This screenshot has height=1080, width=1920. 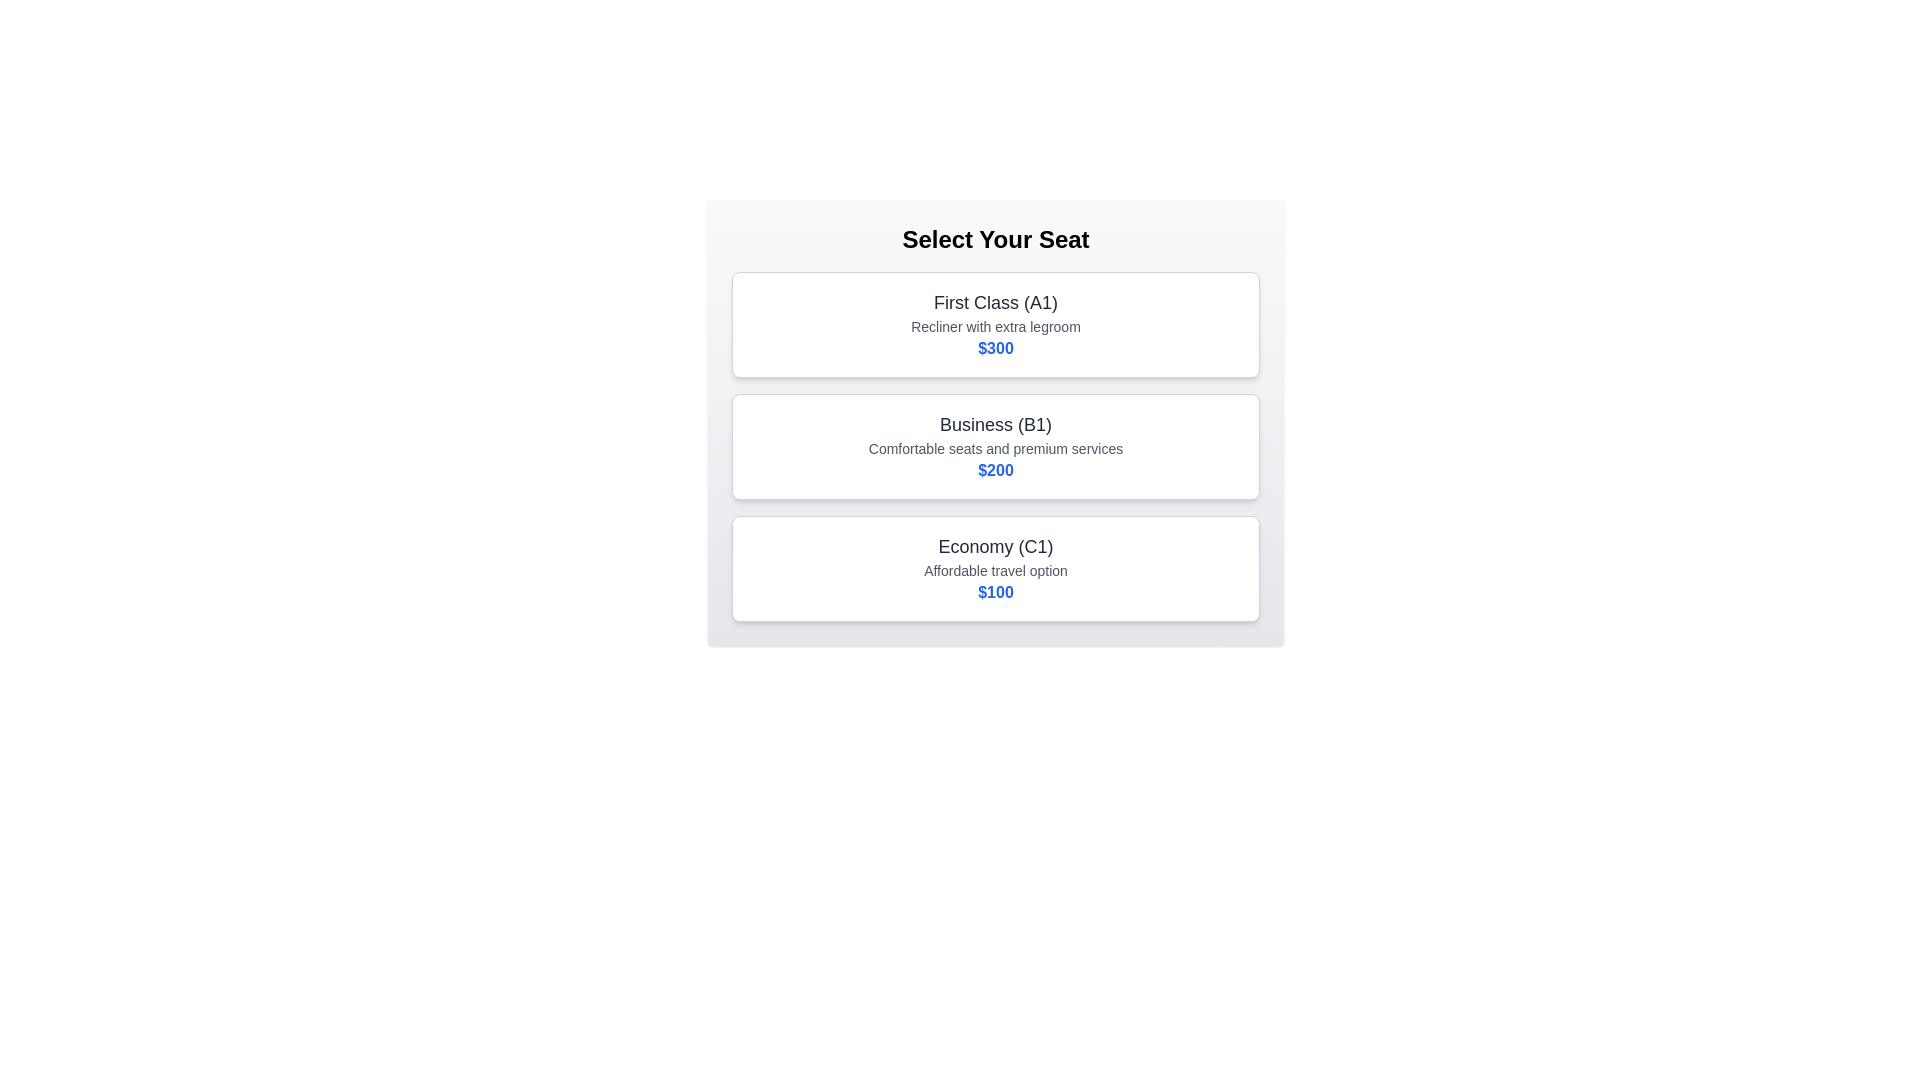 I want to click on the text component displaying 'Economy (C1)', which is styled prominently in dark gray and located at the top of a section describing travel options, so click(x=996, y=547).